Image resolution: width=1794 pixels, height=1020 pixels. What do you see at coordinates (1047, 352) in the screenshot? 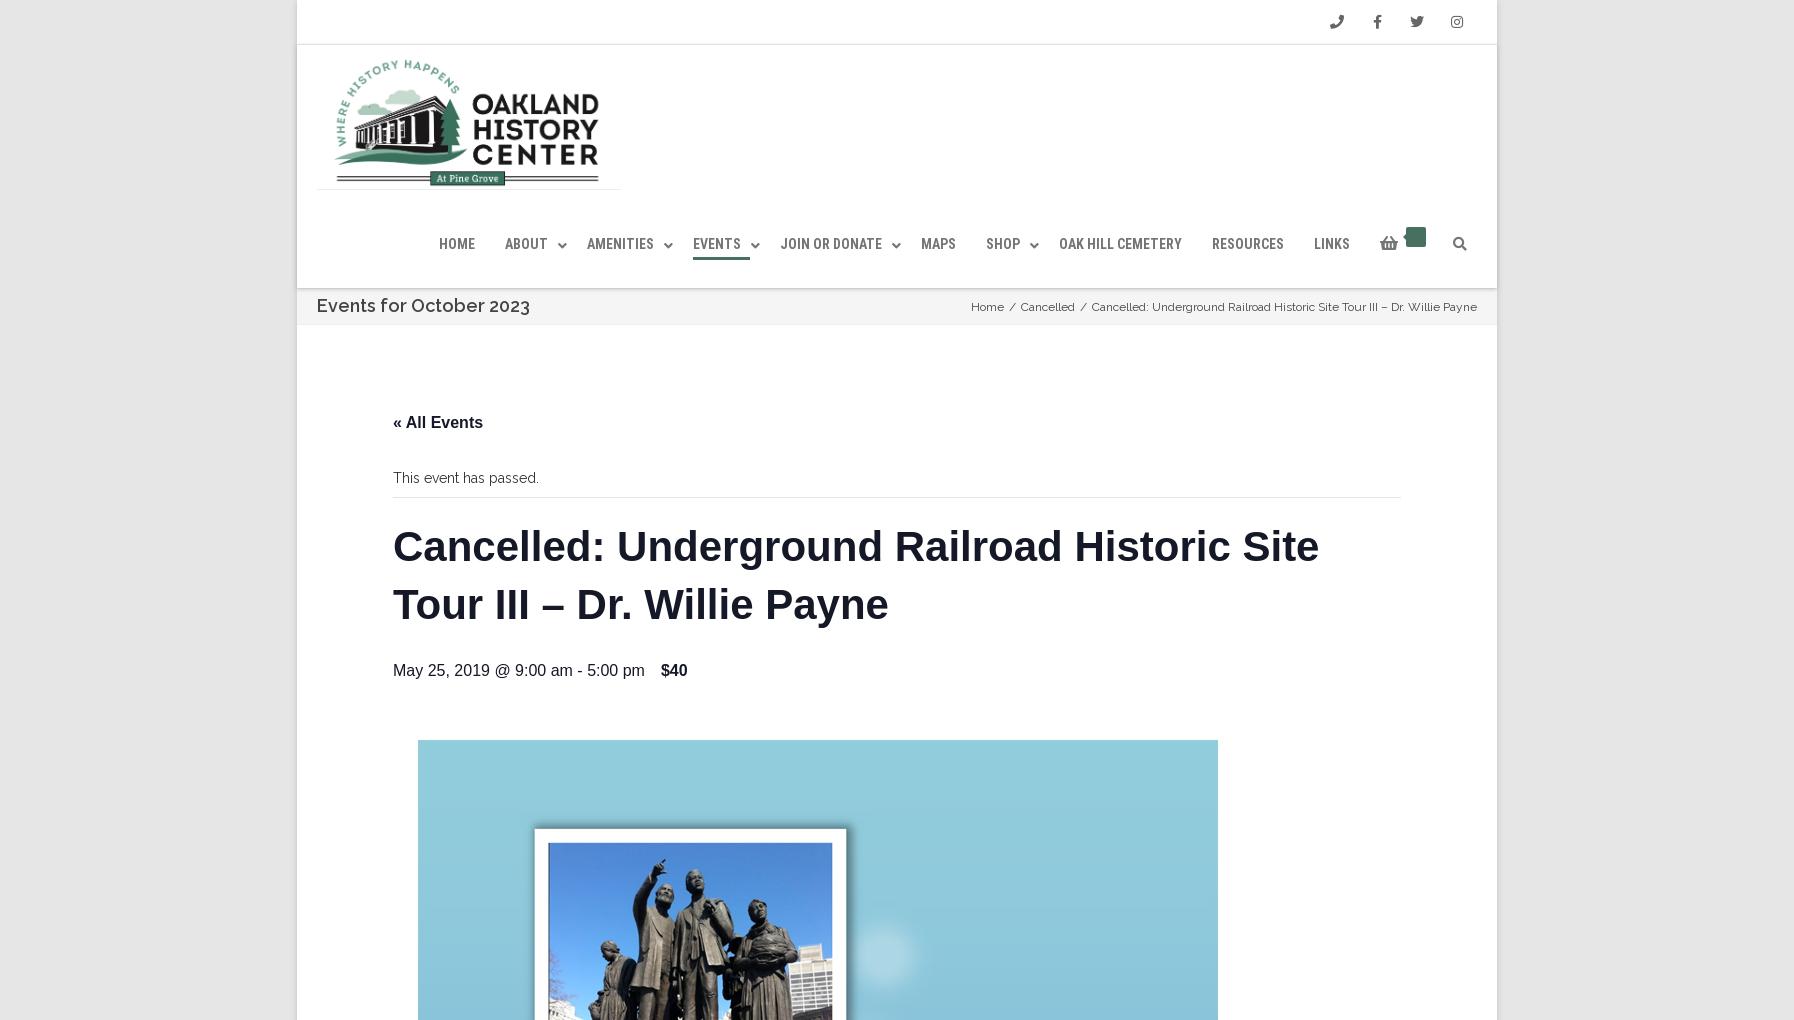
I see `'Cancelled'` at bounding box center [1047, 352].